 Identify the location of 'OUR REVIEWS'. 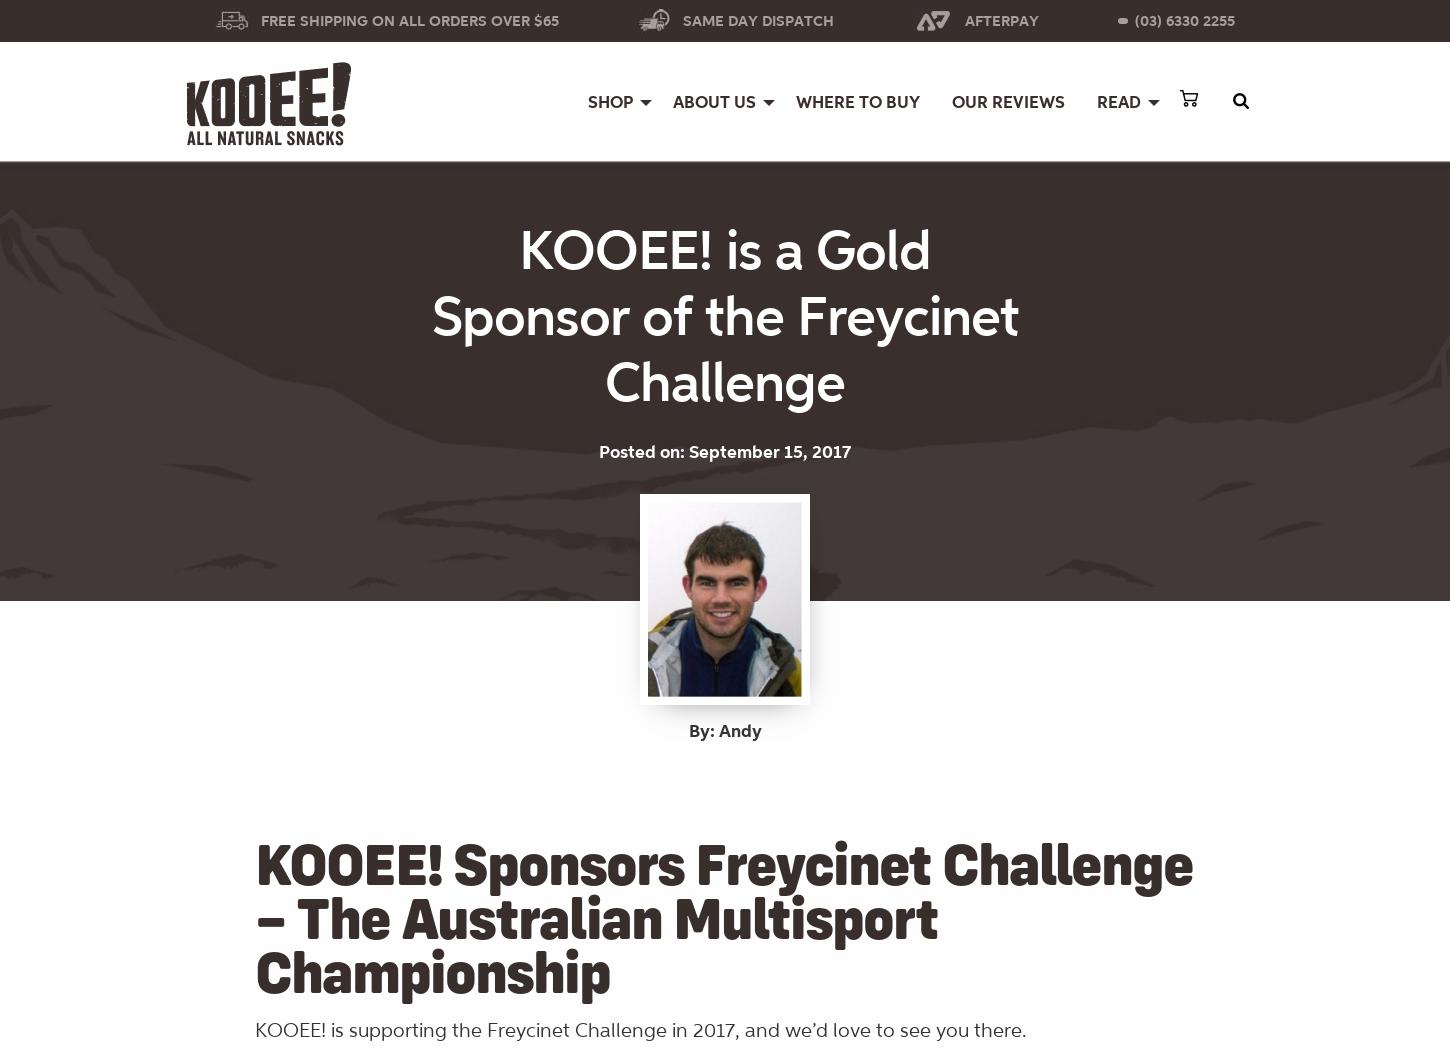
(1008, 102).